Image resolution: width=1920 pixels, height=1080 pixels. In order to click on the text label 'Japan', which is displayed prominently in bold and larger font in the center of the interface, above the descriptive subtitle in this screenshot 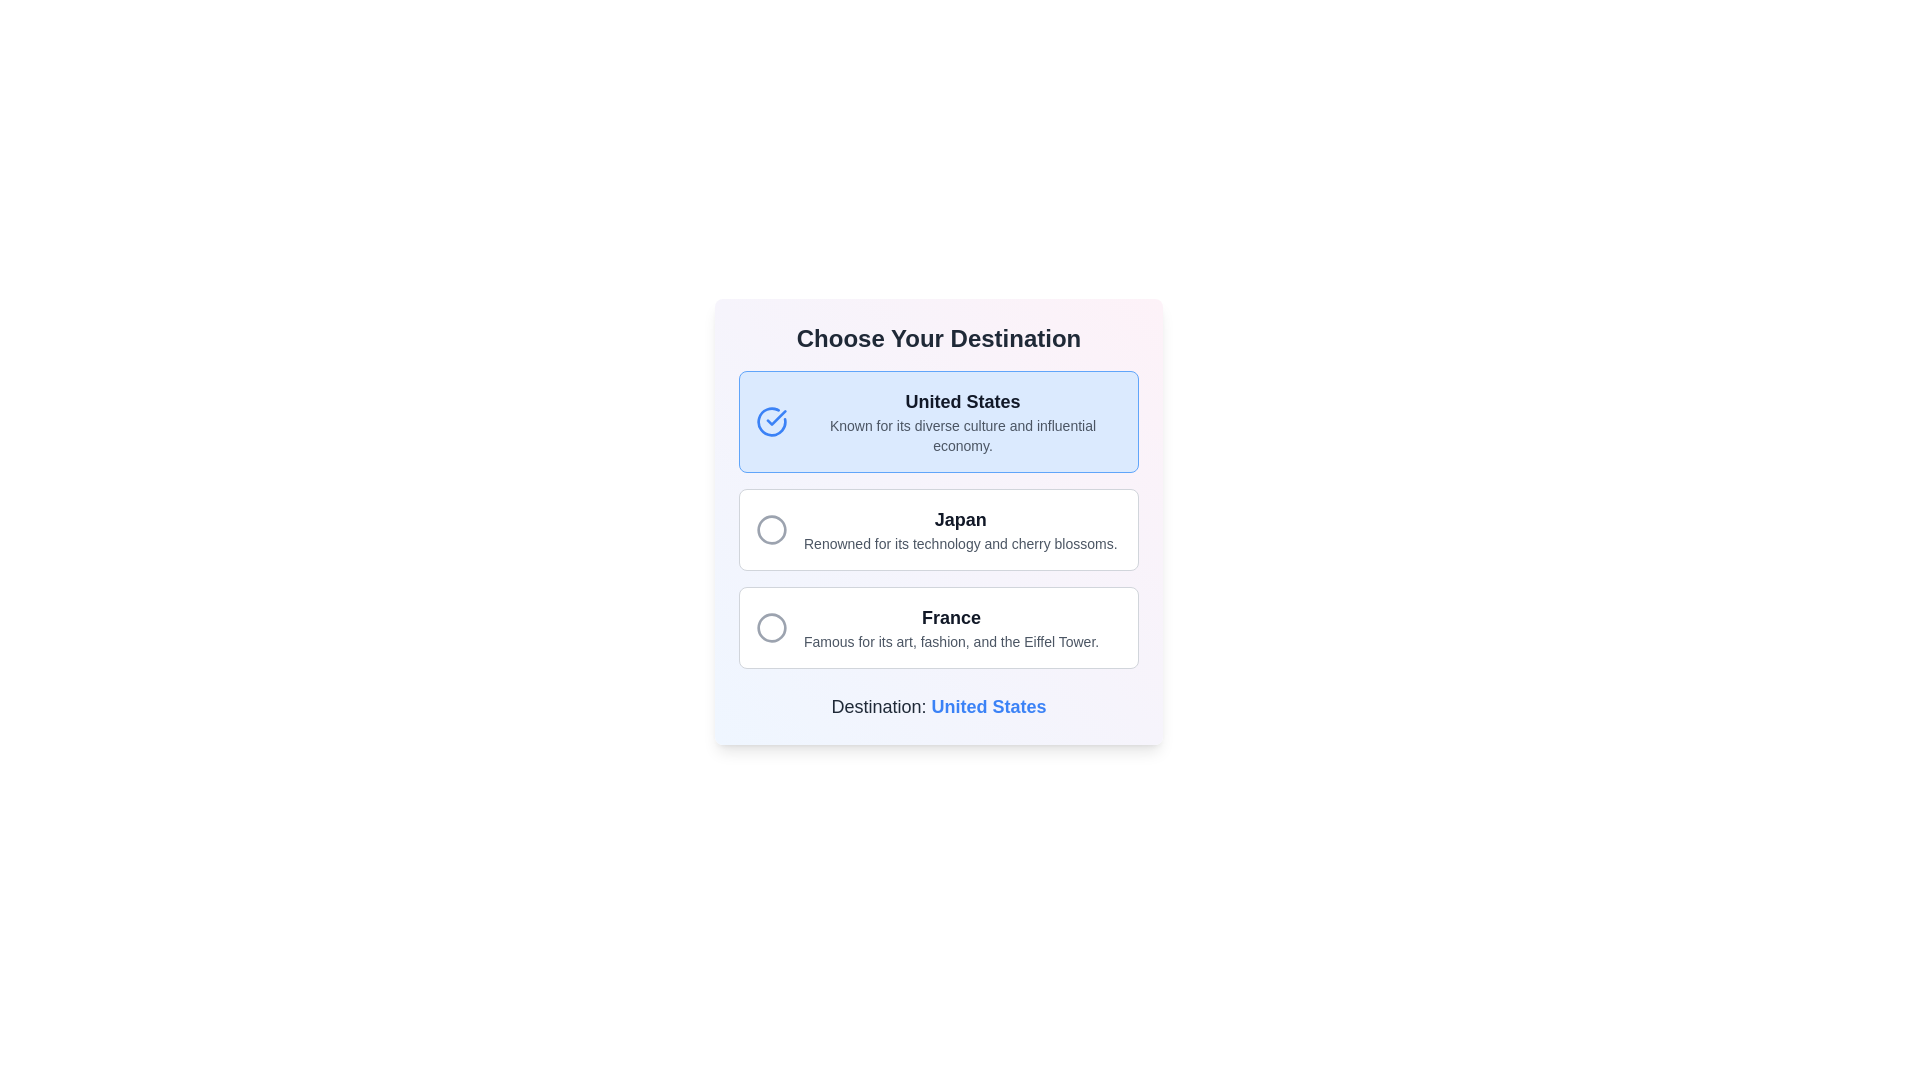, I will do `click(960, 519)`.